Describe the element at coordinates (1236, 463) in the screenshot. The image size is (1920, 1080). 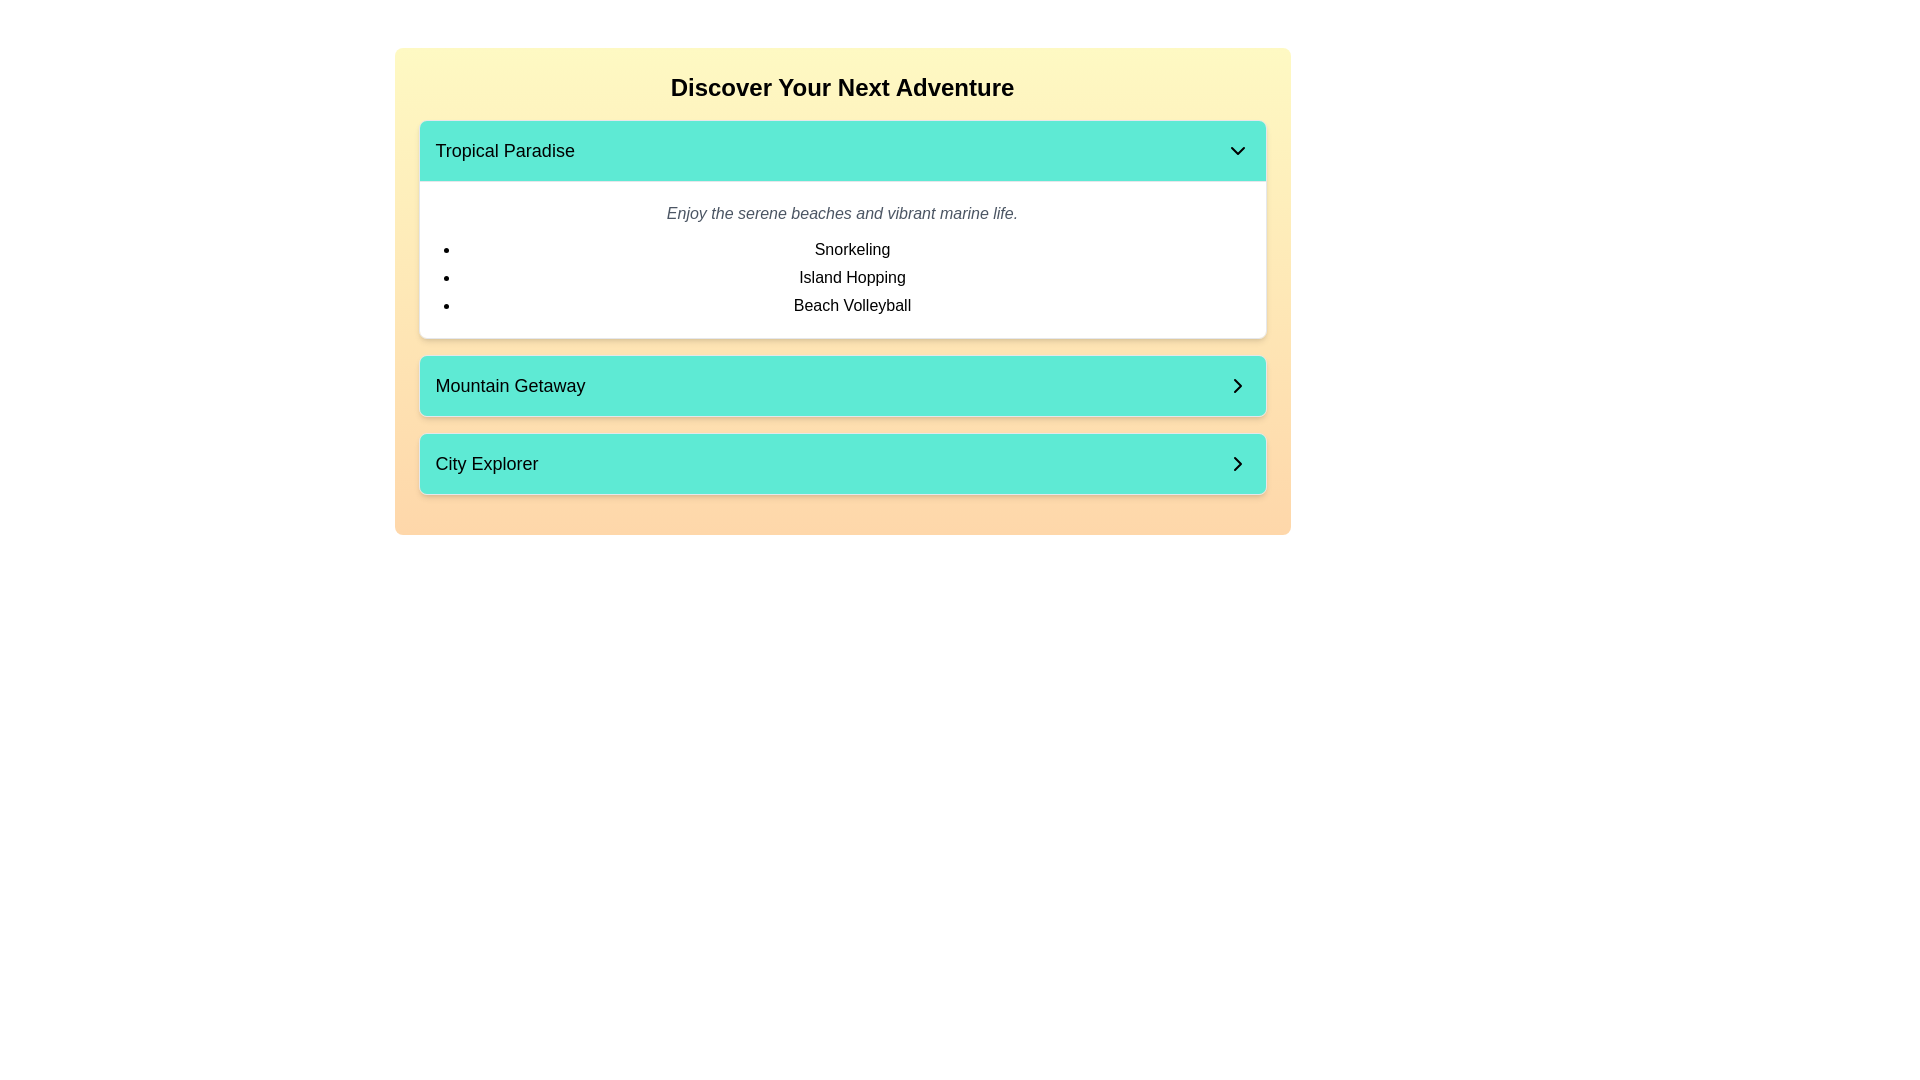
I see `the right-pointing chevron icon with a bolded outline located on the 'City Explorer' button` at that location.